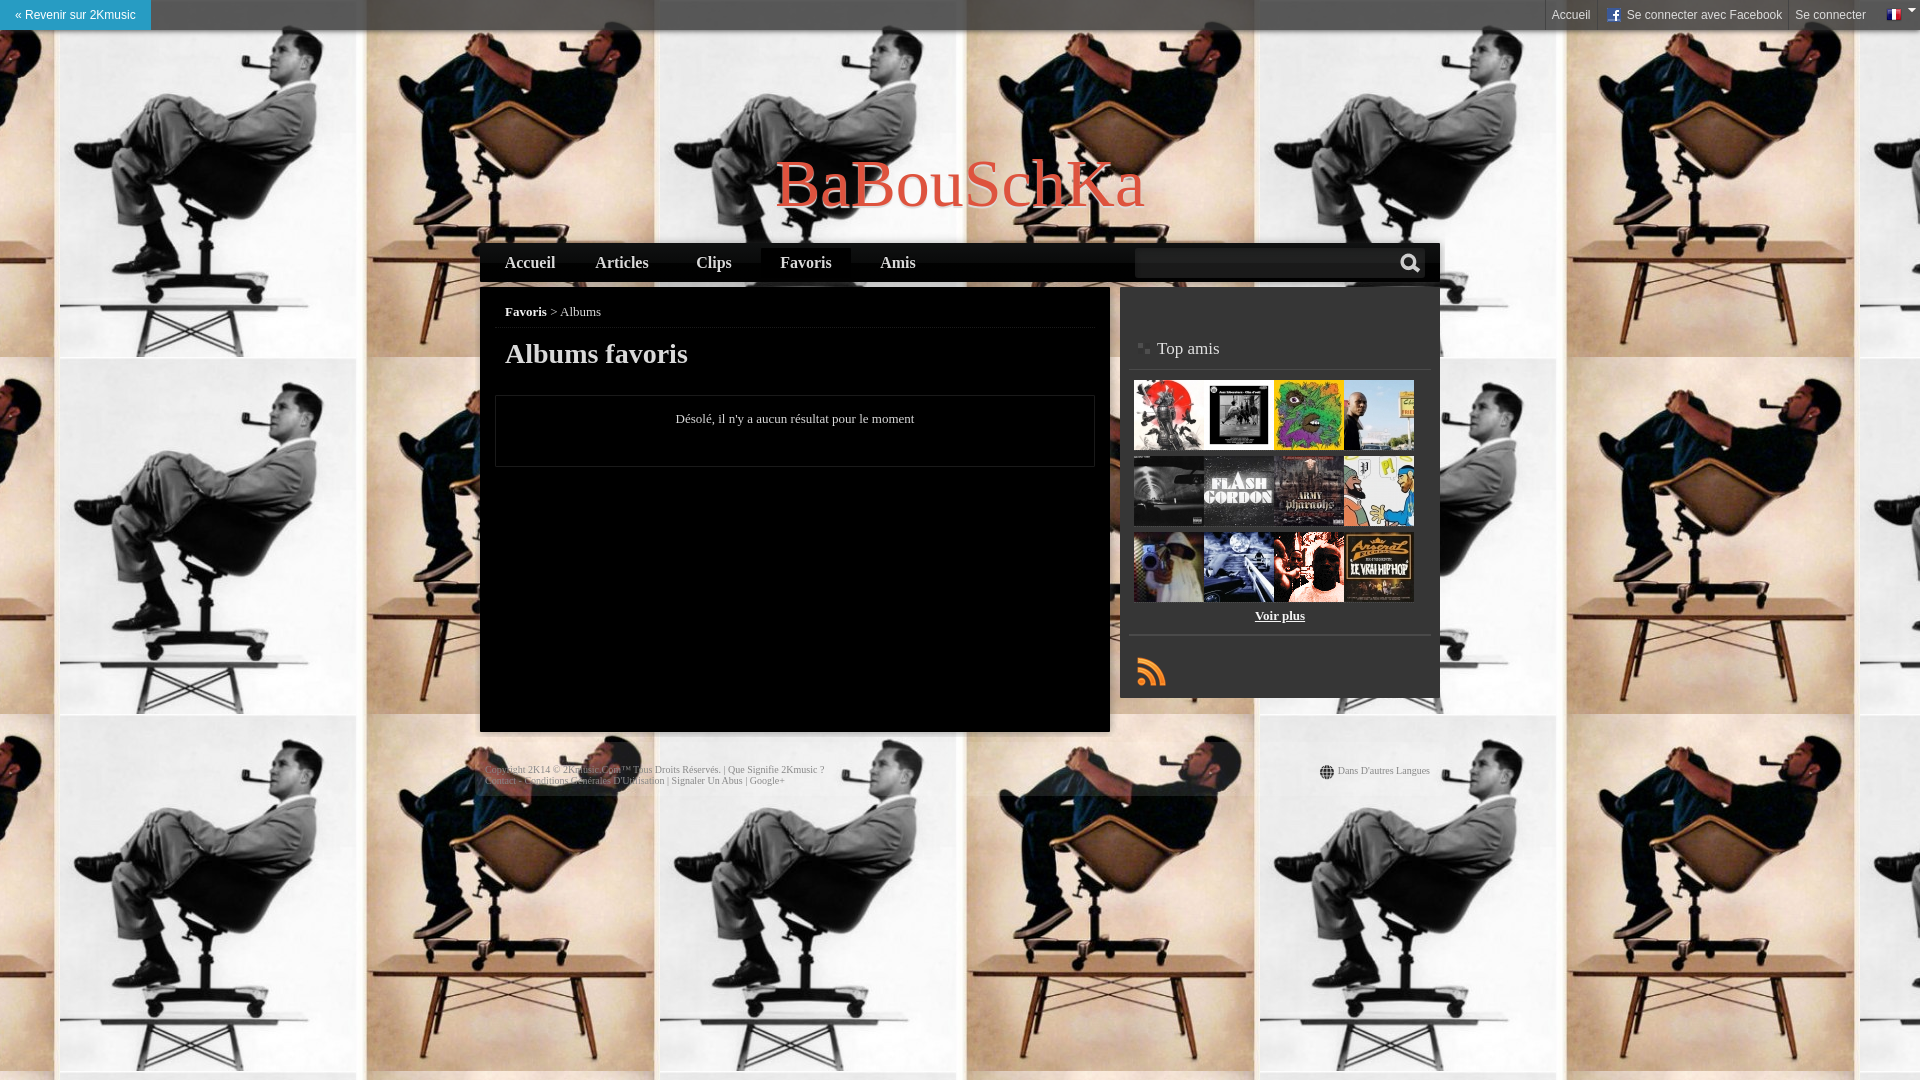 This screenshot has width=1920, height=1080. What do you see at coordinates (714, 261) in the screenshot?
I see `'Clips'` at bounding box center [714, 261].